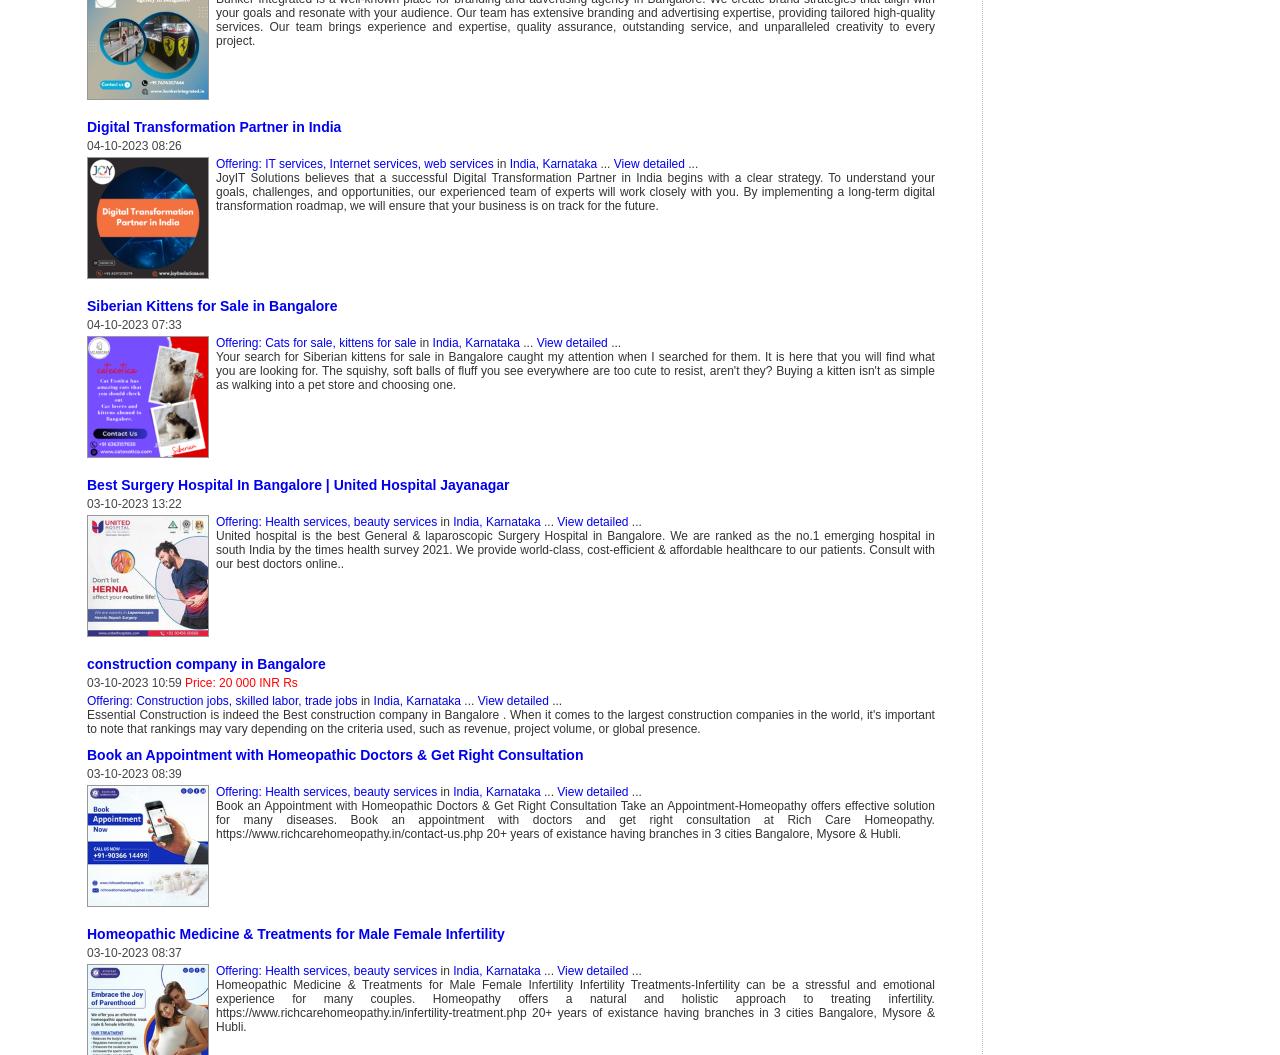 The height and width of the screenshot is (1055, 1280). Describe the element at coordinates (573, 1003) in the screenshot. I see `'Homeopathic Medicine & Treatments for Male Female Infertility
Infertility Treatments-Infertility can be a stressful and emotional experience for many couples. Homeopathy offers a natural and holistic approach to treating infertility.

https://www.richcarehomeopathy.in/infertility-treatment.php

20+ years of existance having branches in 3 cities Bangalore,  Mysore & Hubli.'` at that location.